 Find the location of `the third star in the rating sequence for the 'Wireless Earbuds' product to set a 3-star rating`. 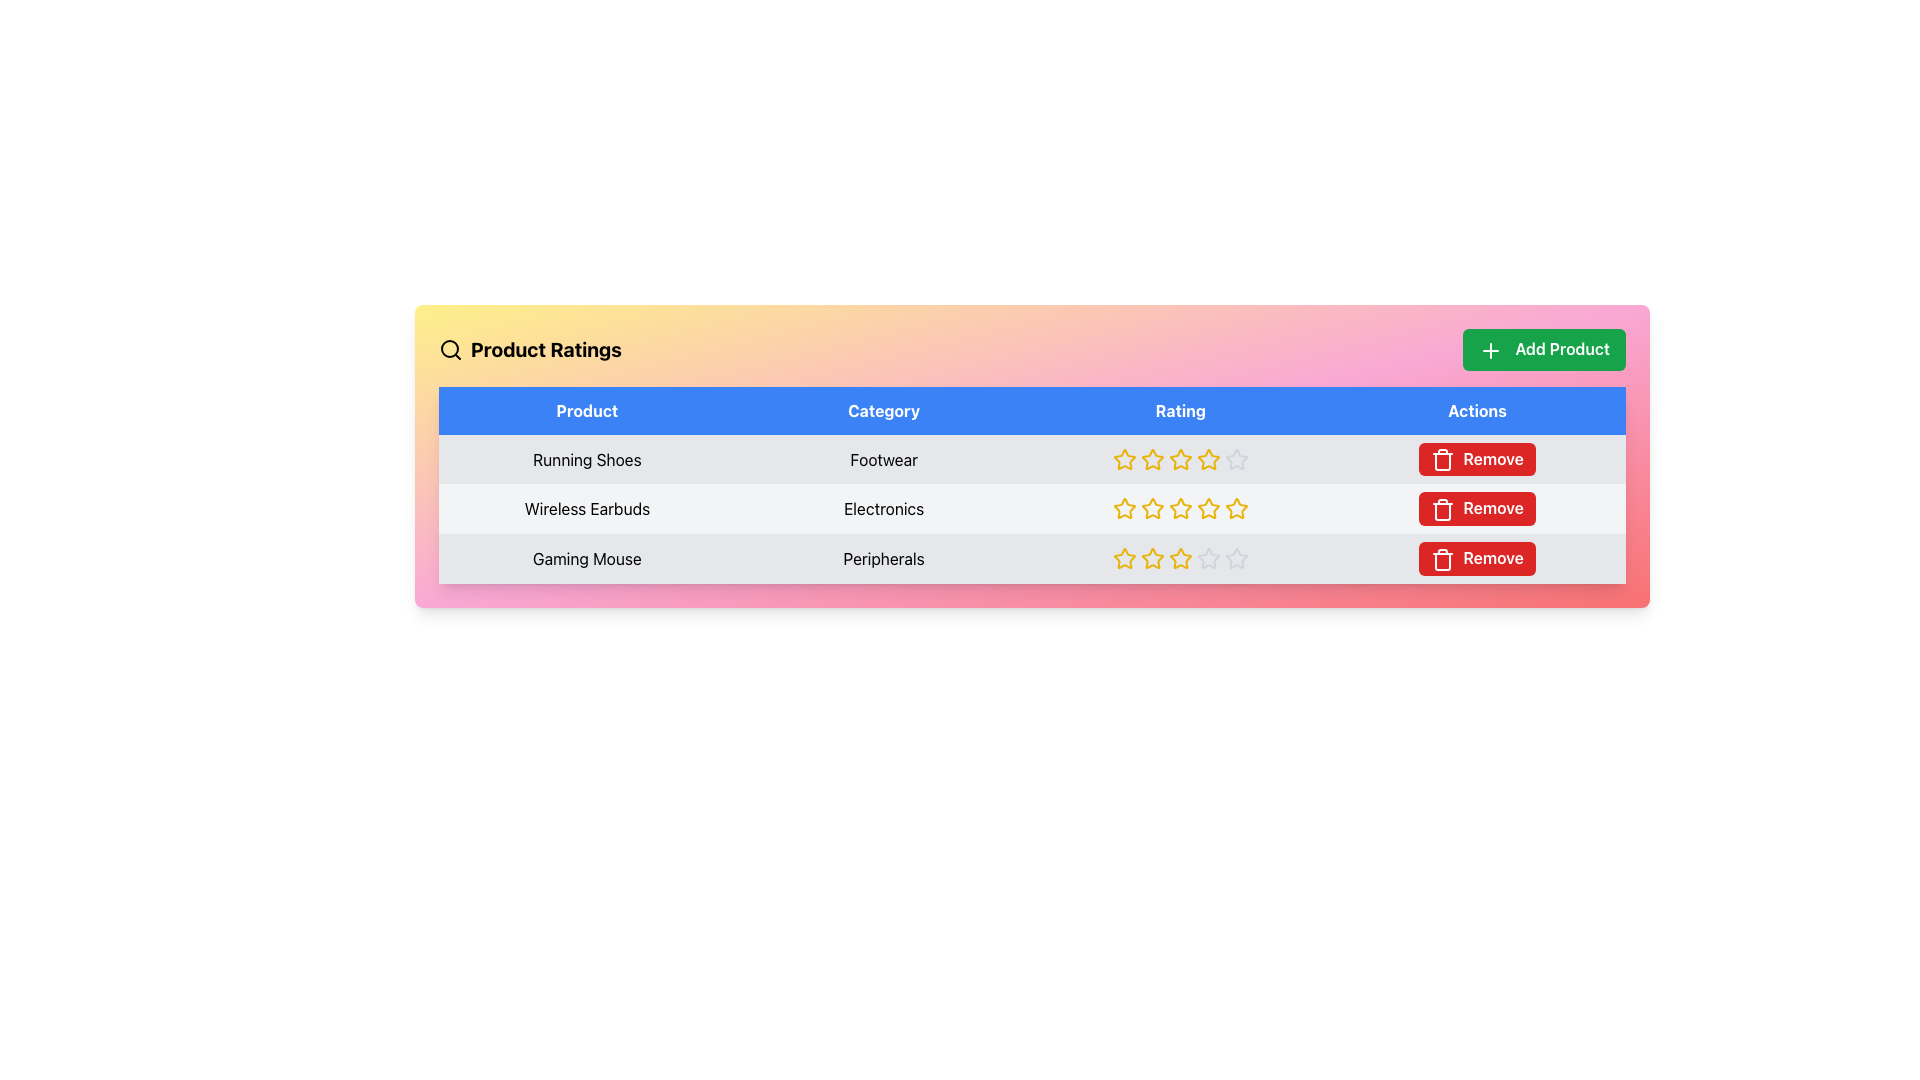

the third star in the rating sequence for the 'Wireless Earbuds' product to set a 3-star rating is located at coordinates (1207, 507).